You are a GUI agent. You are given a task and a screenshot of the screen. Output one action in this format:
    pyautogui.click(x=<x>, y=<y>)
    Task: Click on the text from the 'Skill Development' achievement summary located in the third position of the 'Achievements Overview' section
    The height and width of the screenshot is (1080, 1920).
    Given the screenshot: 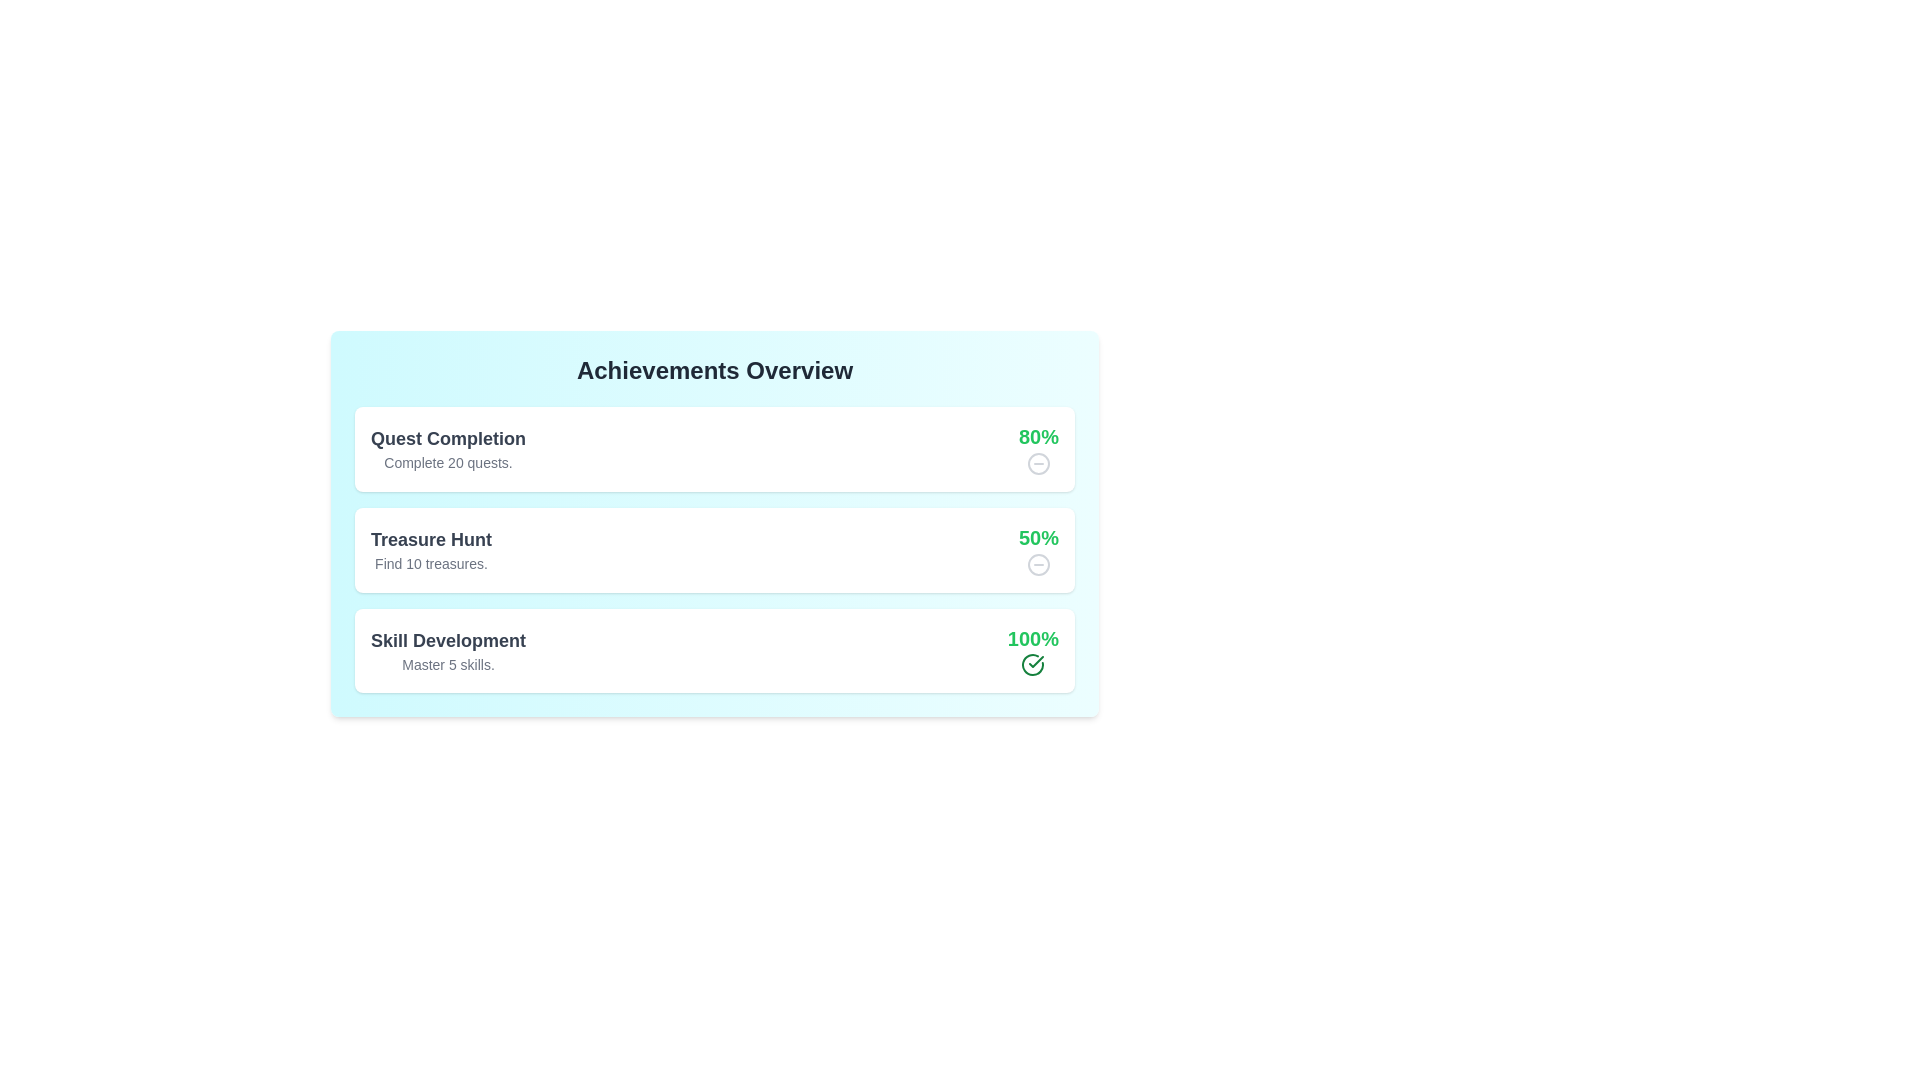 What is the action you would take?
    pyautogui.click(x=447, y=650)
    